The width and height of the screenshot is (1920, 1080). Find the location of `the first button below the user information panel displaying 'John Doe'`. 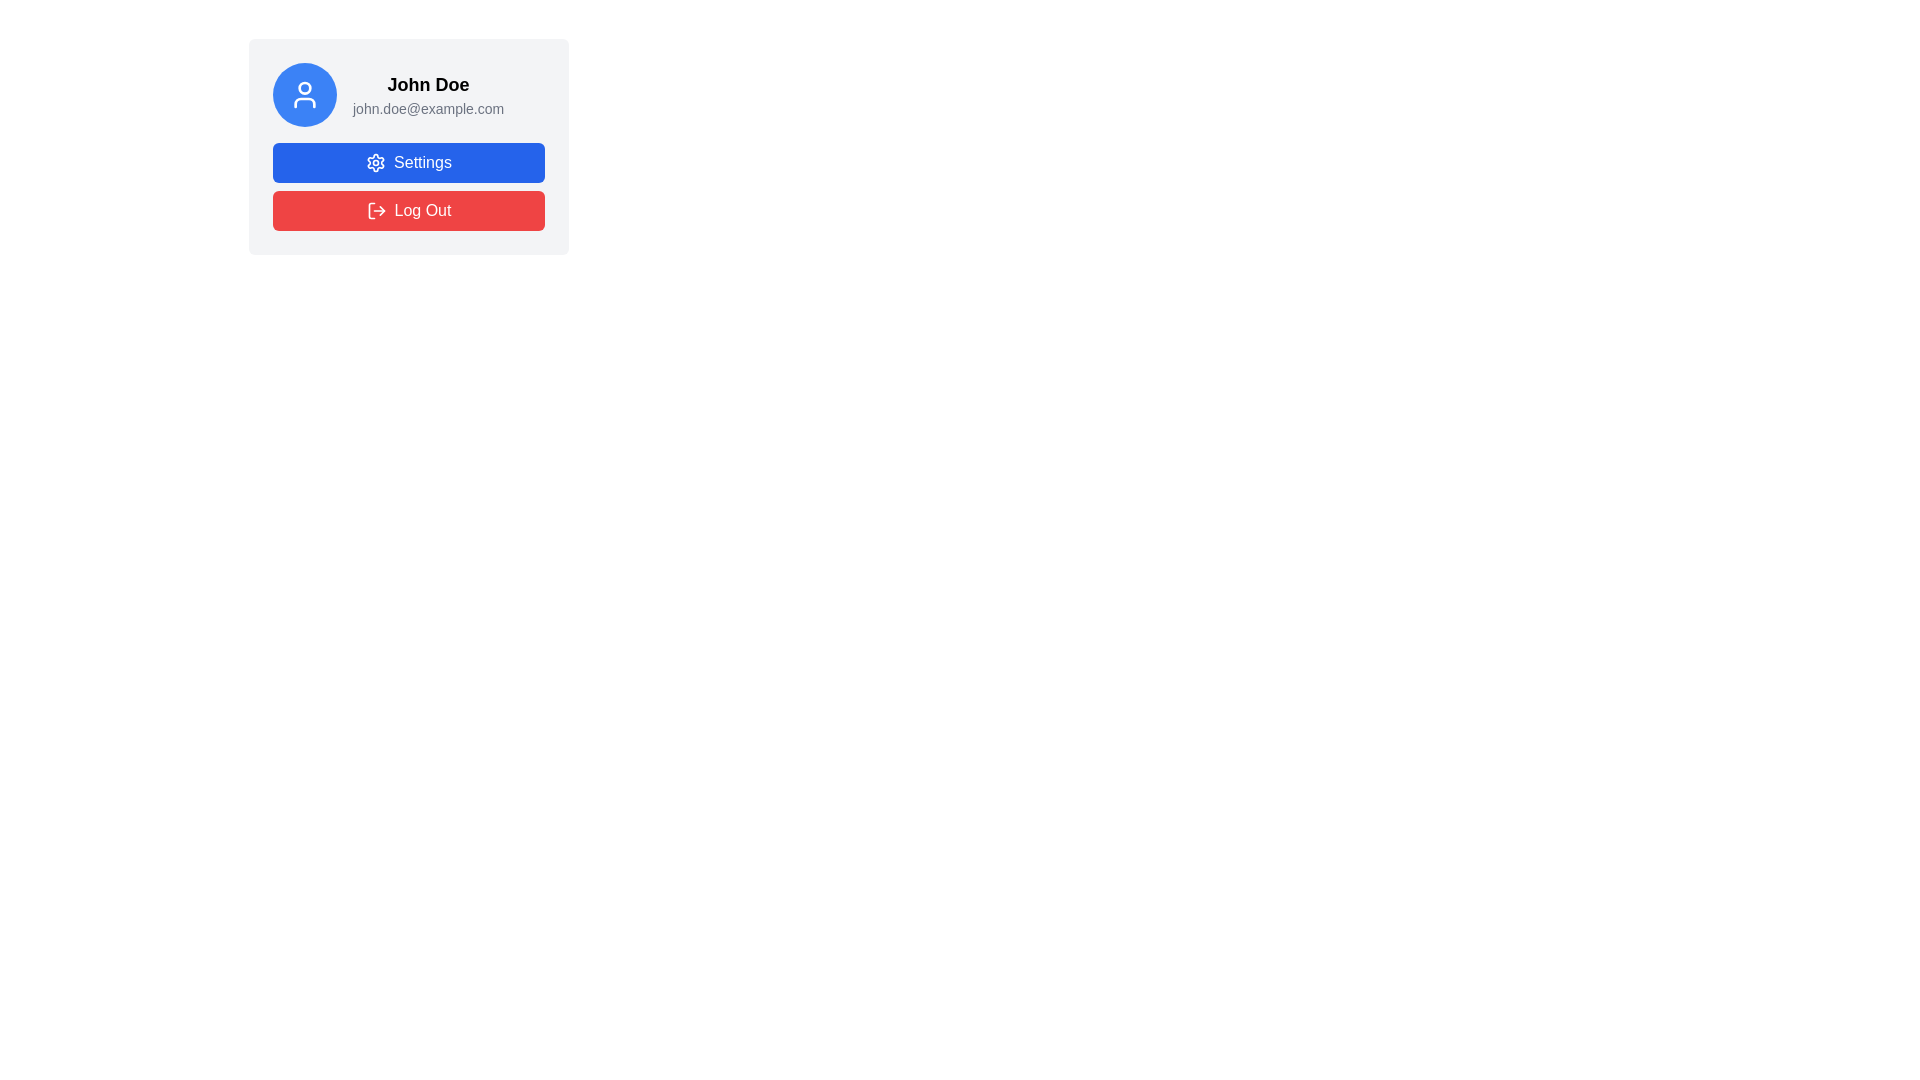

the first button below the user information panel displaying 'John Doe' is located at coordinates (407, 145).